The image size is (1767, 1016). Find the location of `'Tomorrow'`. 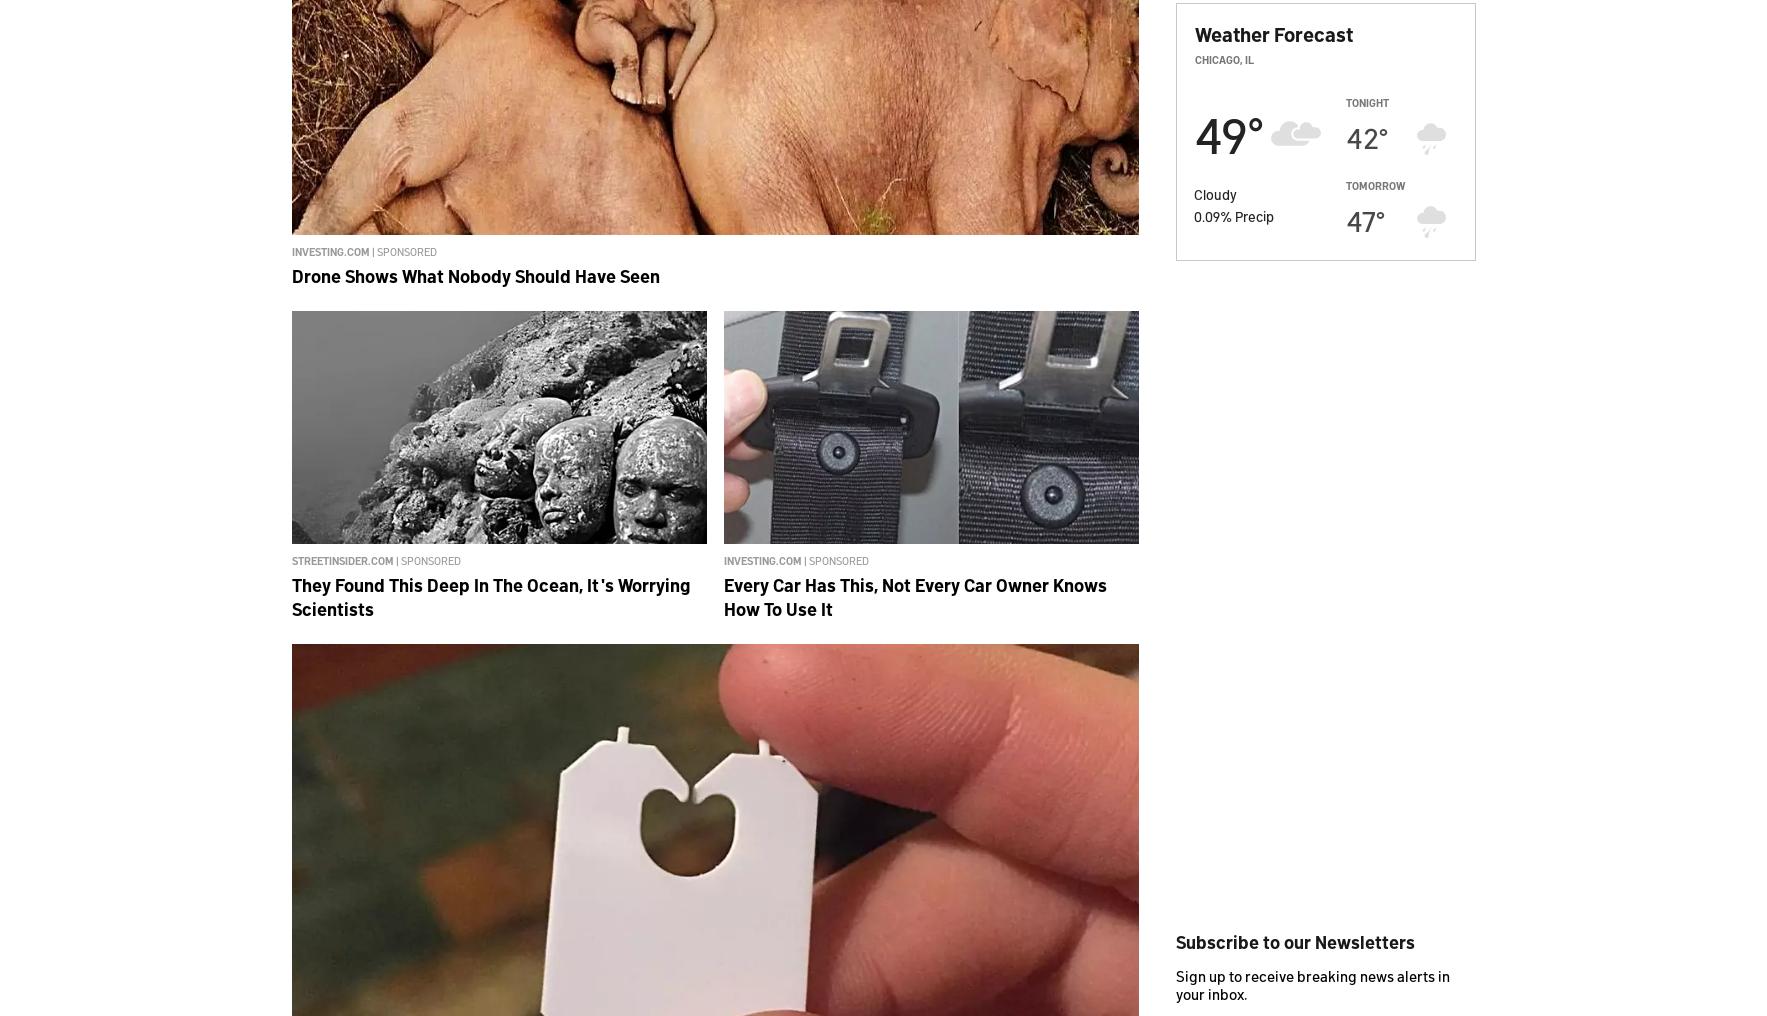

'Tomorrow' is located at coordinates (1344, 184).